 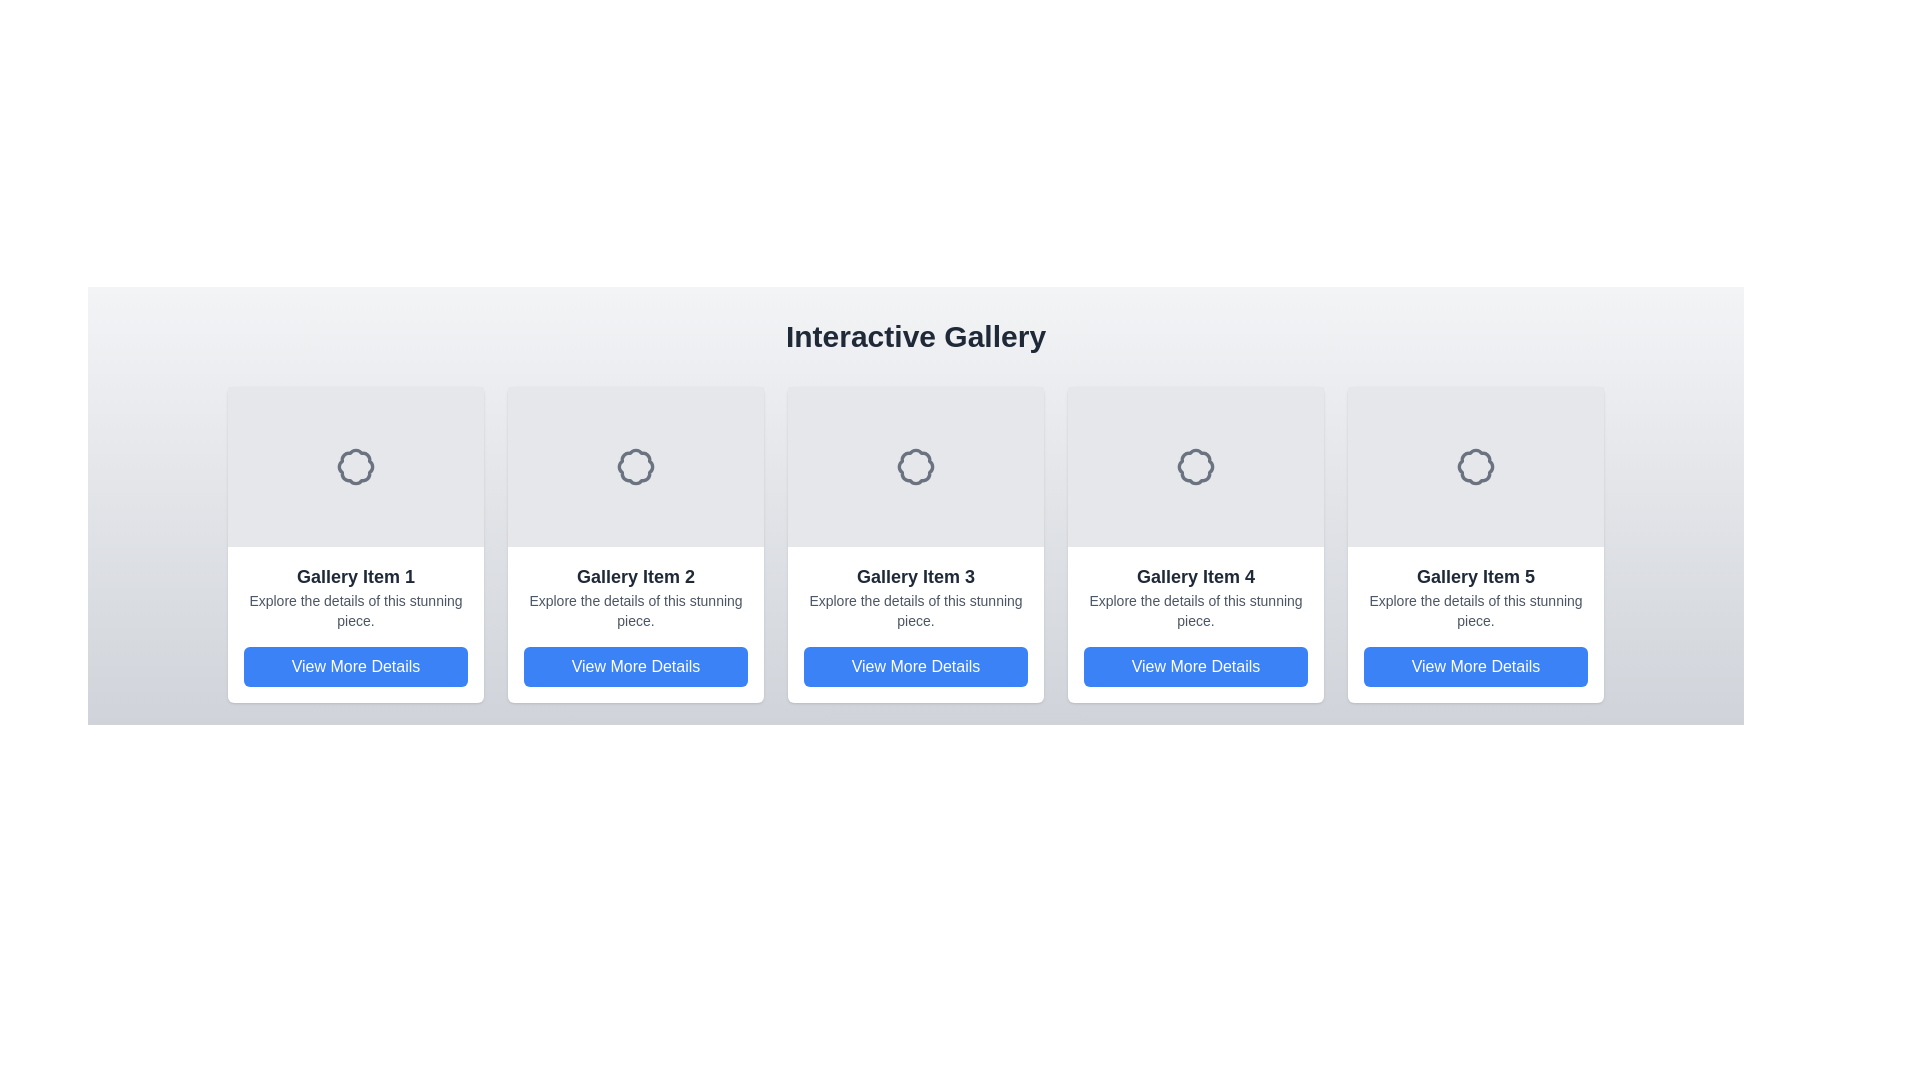 What do you see at coordinates (355, 466) in the screenshot?
I see `the decorative graphical element or badge icon located at the top section of 'Gallery Item 1', positioned above the text content and the 'View More Details' button` at bounding box center [355, 466].